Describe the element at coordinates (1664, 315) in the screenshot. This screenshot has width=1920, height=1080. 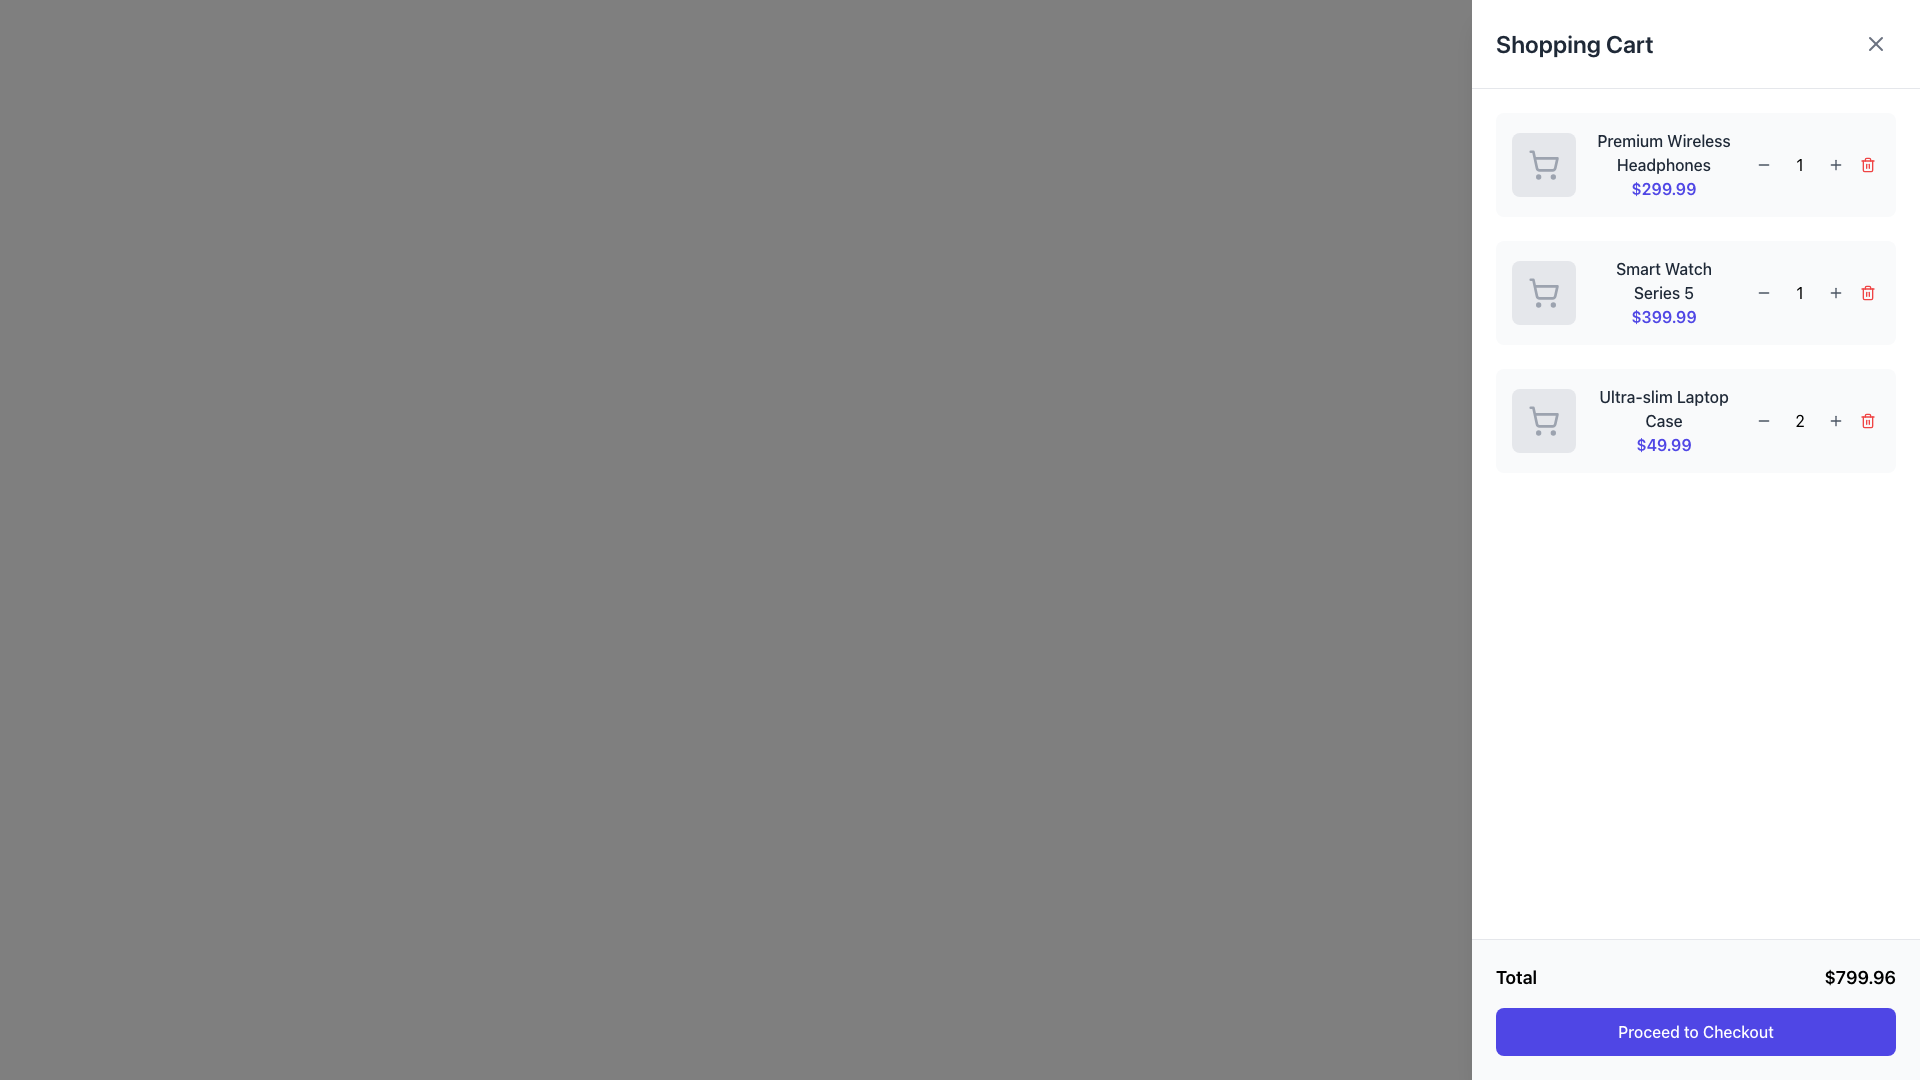
I see `the non-interactive text label indicating the price of the 'Smart Watch Series 5' product, located in the shopping cart UI beneath the product name` at that location.